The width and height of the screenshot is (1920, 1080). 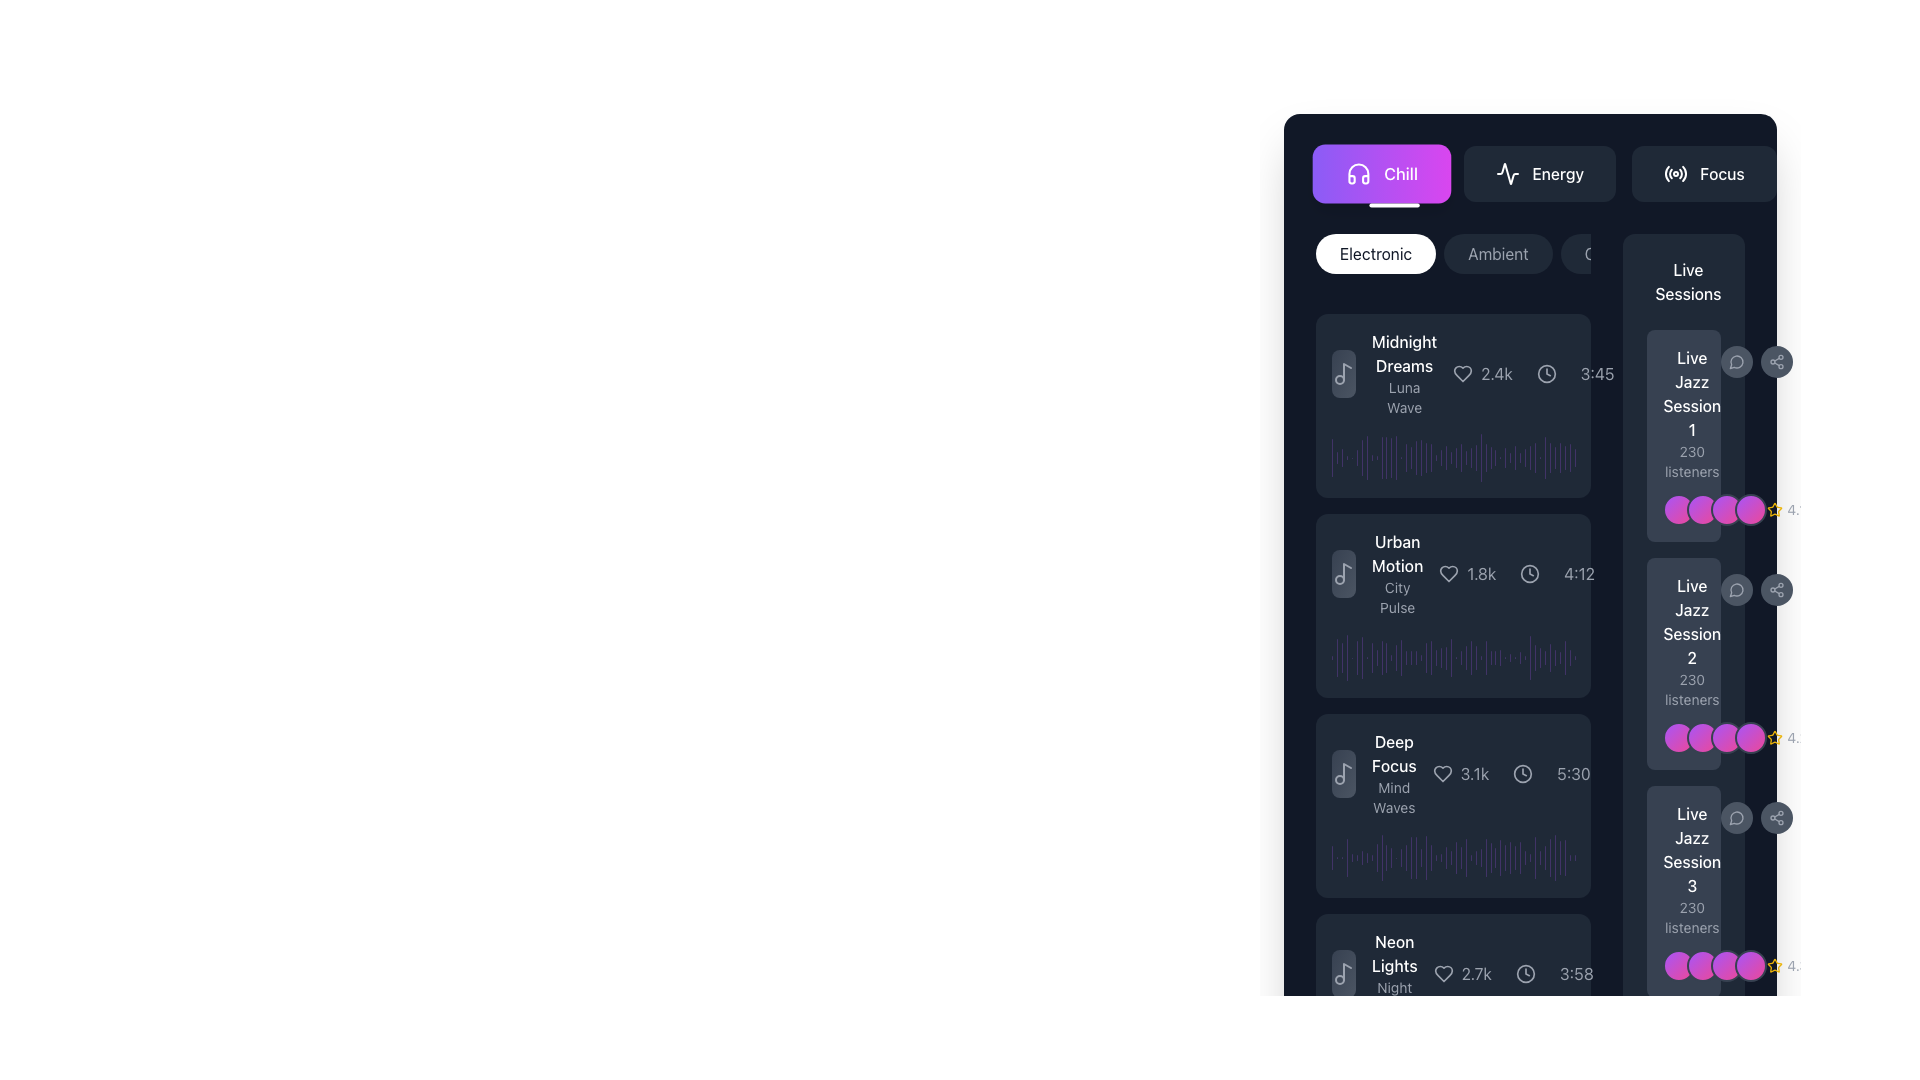 I want to click on the fourth circular icon representing an additional participant in the 'Live Jazz Session 3' card located at the bottom-right, so click(x=1750, y=964).